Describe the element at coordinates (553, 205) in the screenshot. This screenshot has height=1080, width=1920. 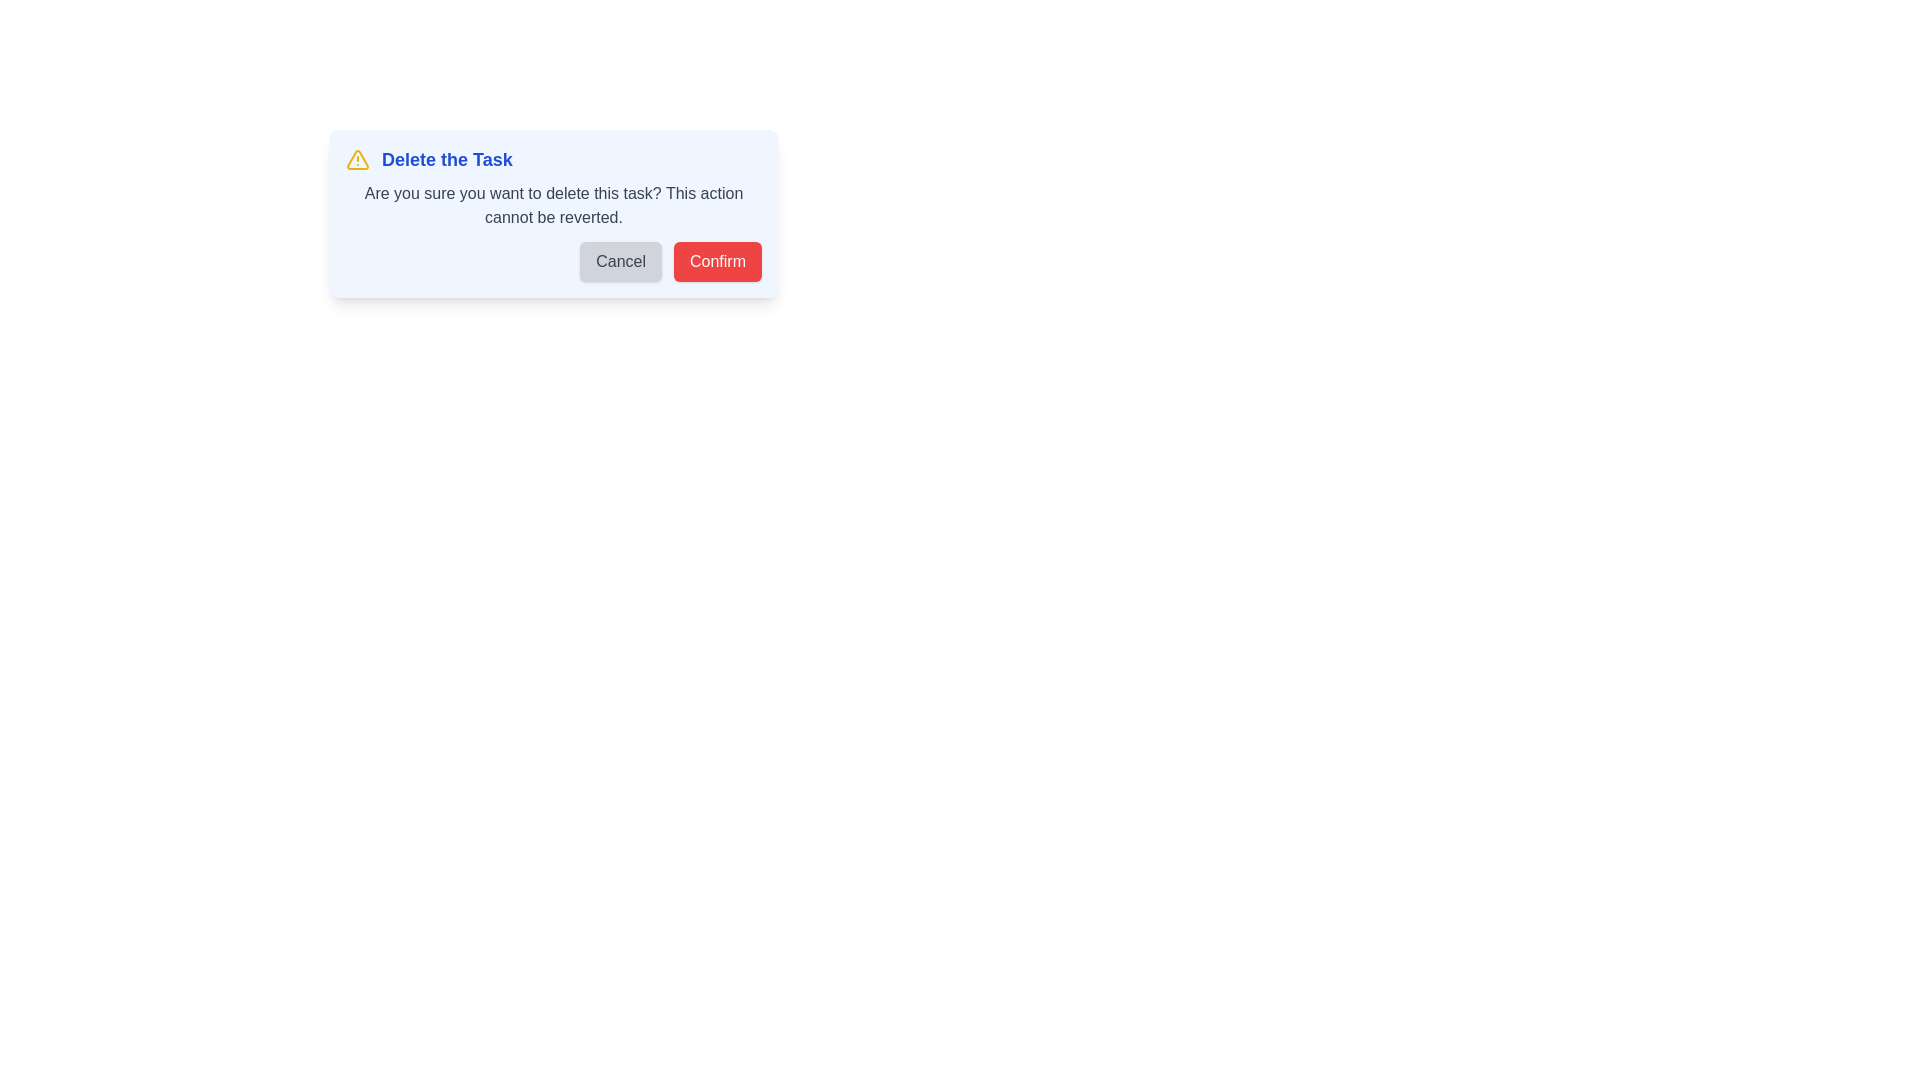
I see `the multi-line text block styled in light gray that reads: 'Are you sure you want to delete this task? This action cannot be reverted.'` at that location.